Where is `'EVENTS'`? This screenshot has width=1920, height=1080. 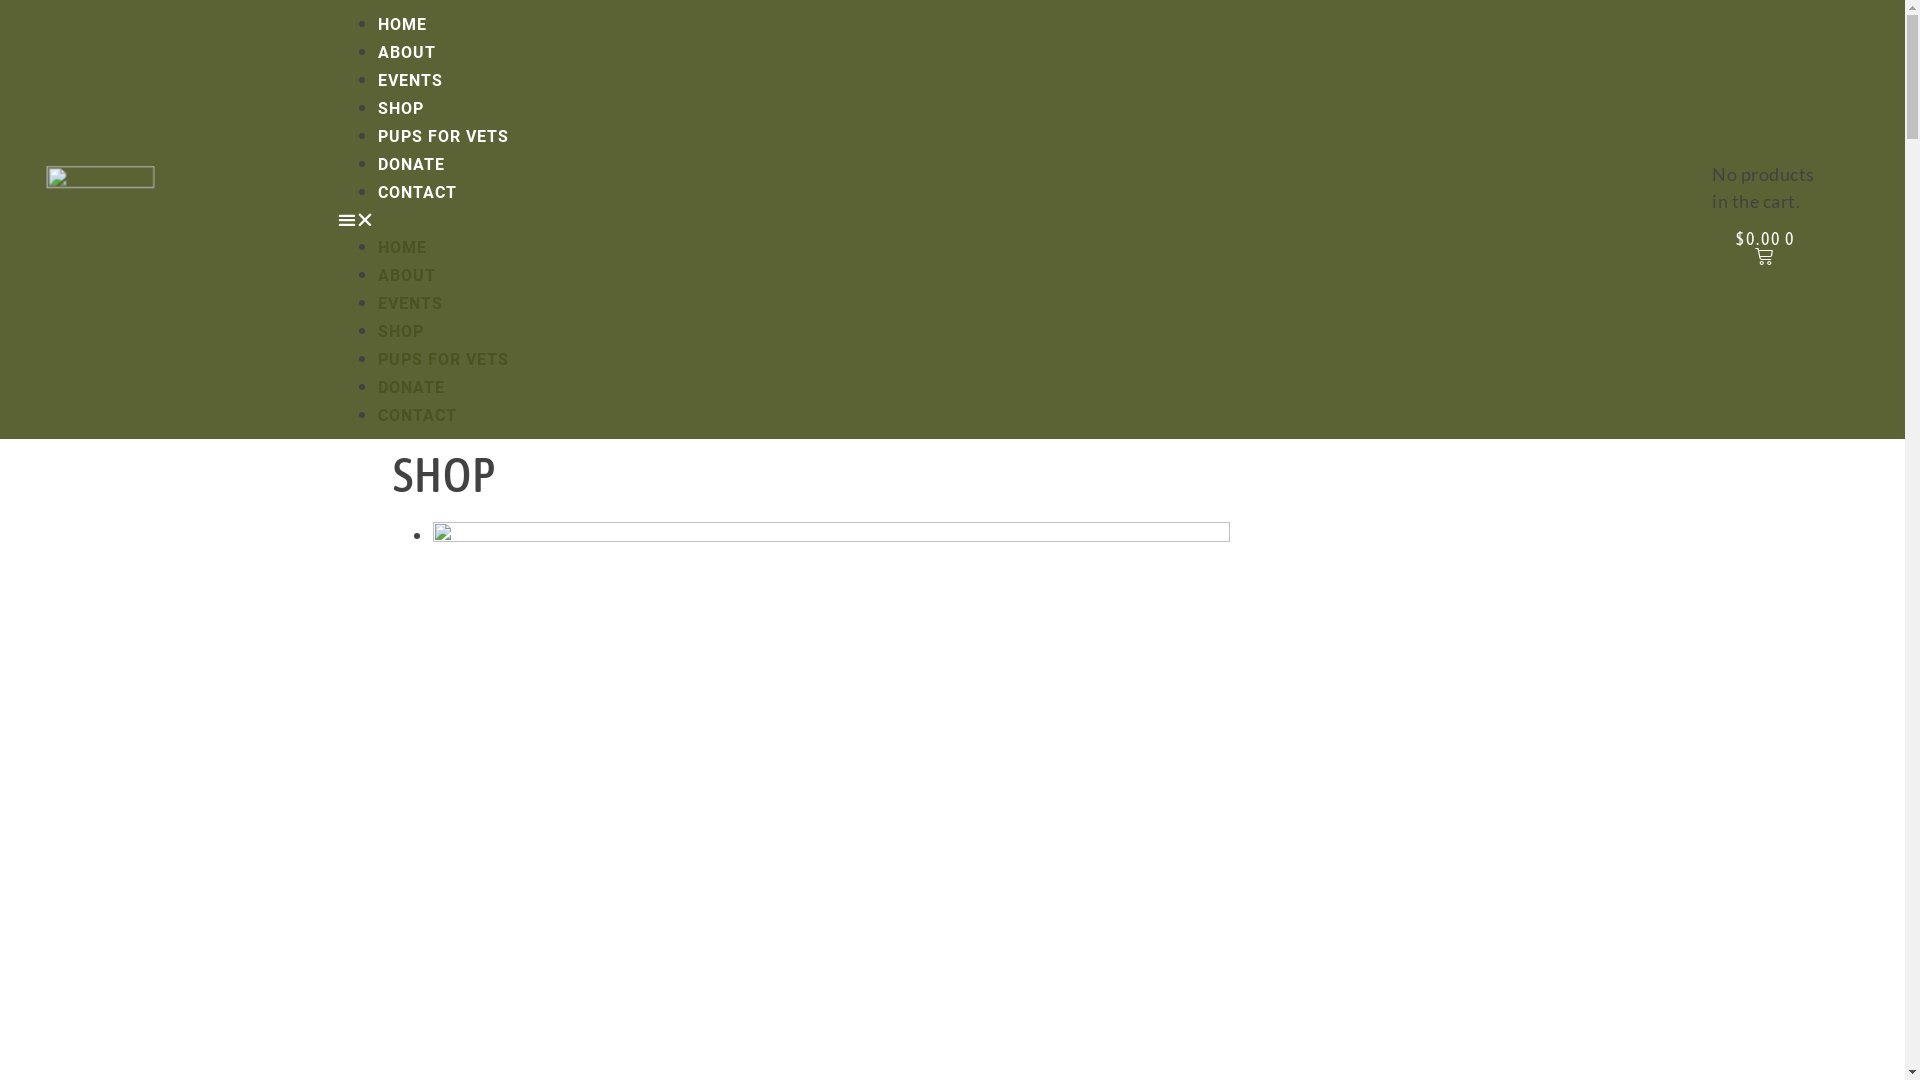 'EVENTS' is located at coordinates (409, 79).